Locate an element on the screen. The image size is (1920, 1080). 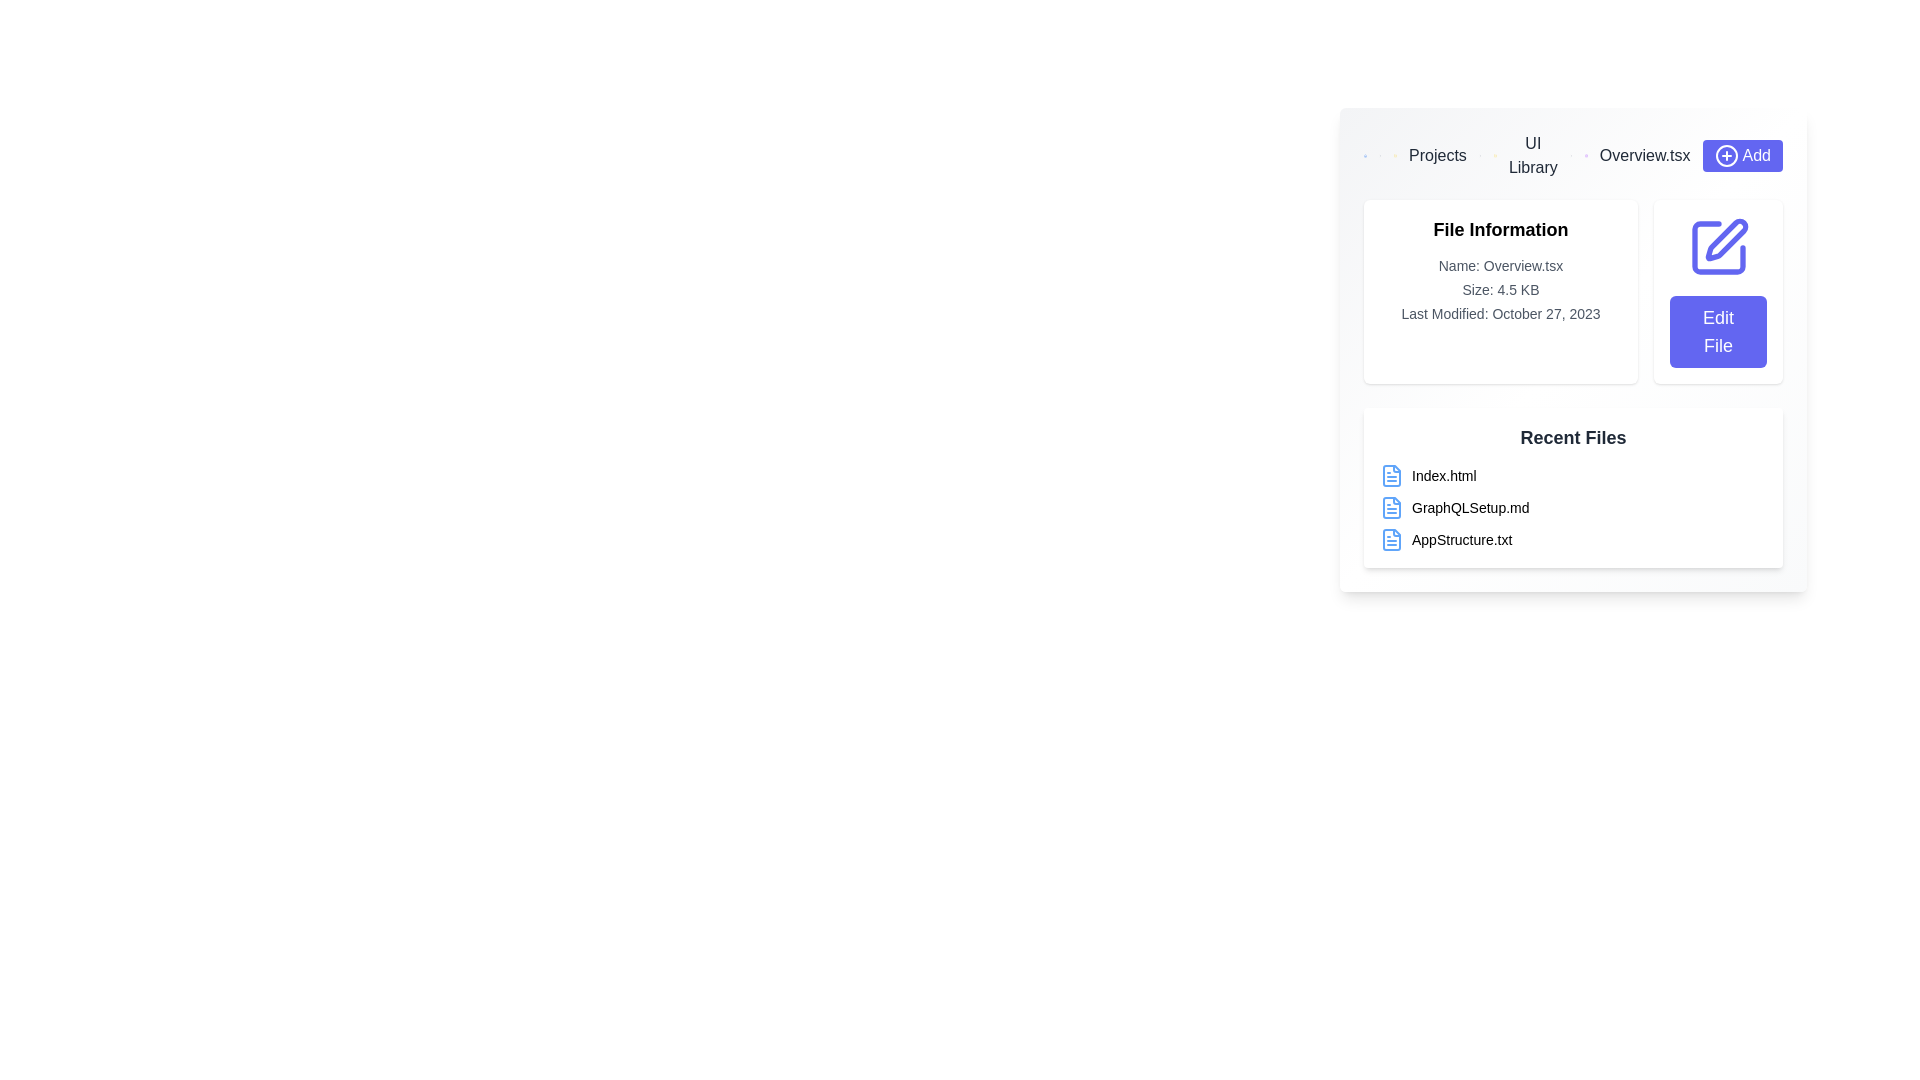
the breadcrumb navigation text label indicating 'projects' is located at coordinates (1436, 154).